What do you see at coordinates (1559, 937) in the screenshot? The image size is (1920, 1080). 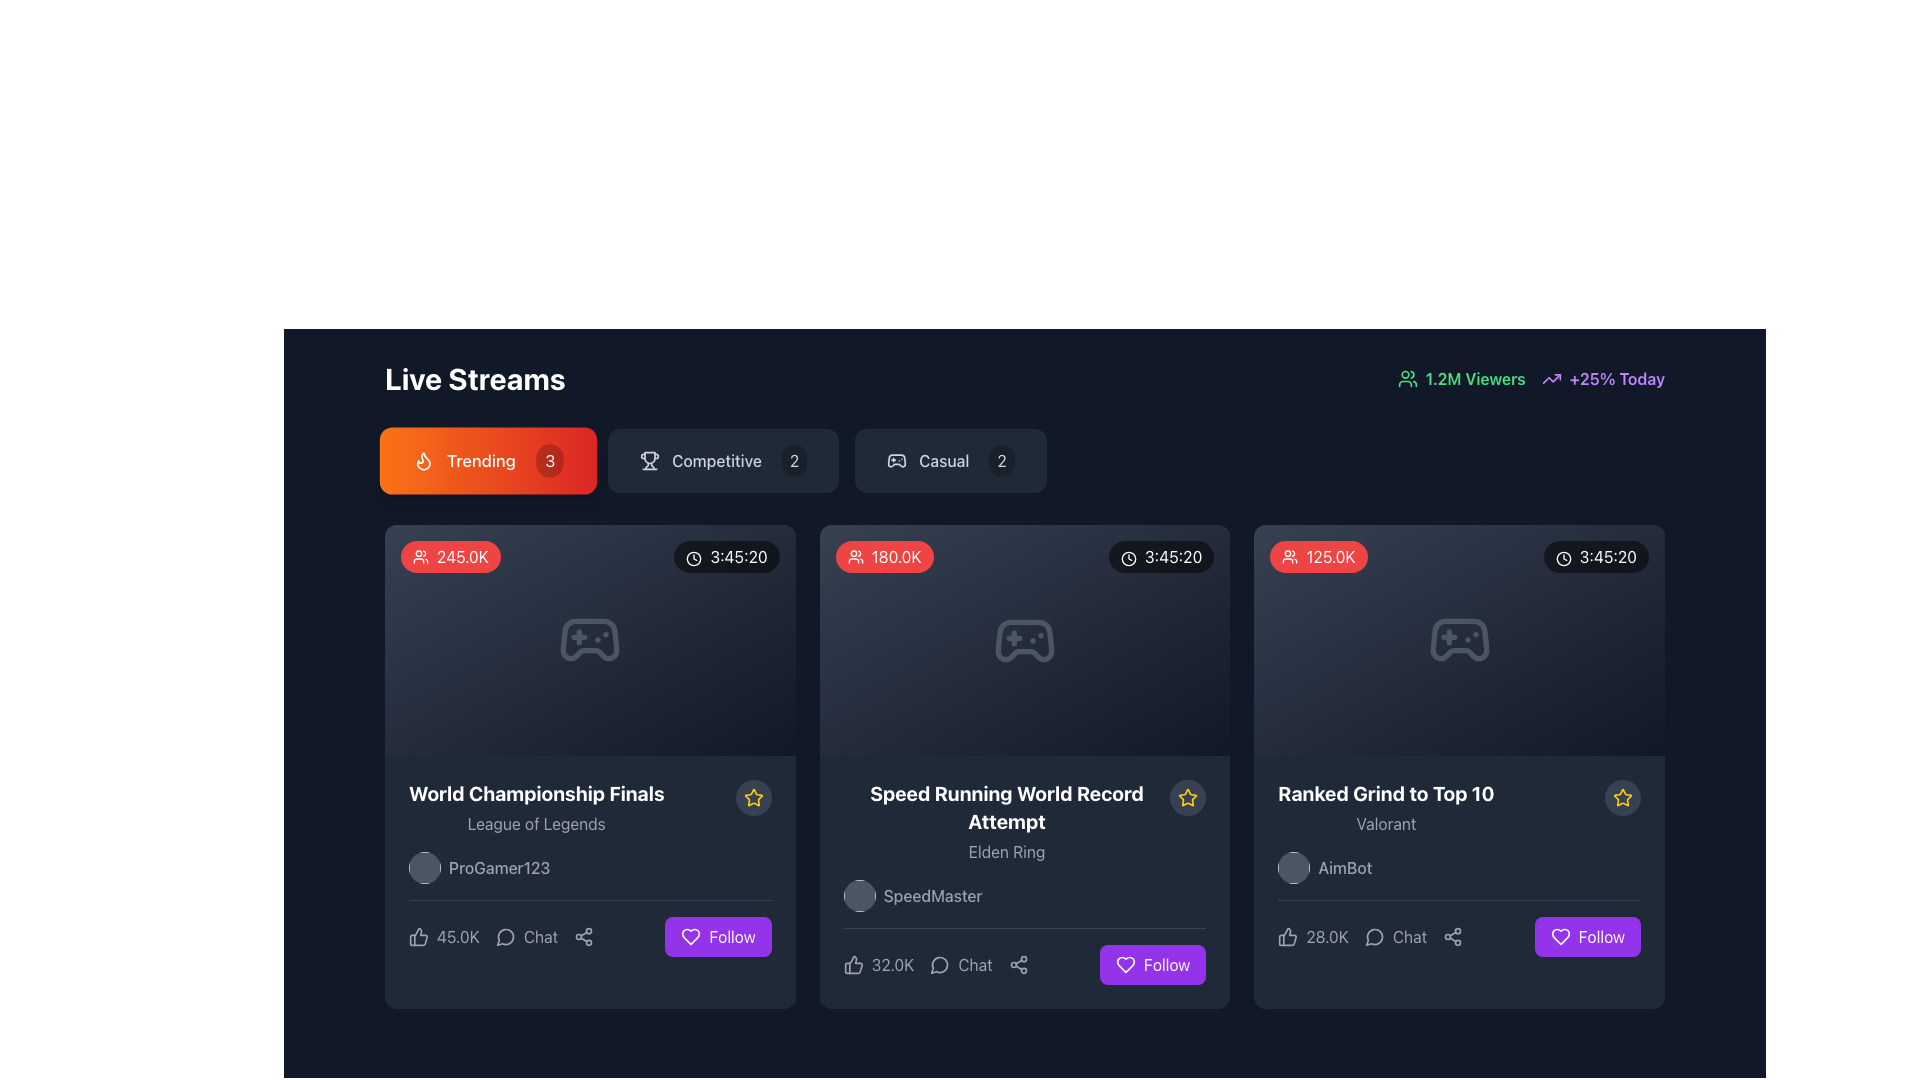 I see `the heart-shaped icon with a hollow center, styled with a thin purple stroke, located inside the purple 'Follow' button at the bottom-right corner of the 'Ranked Grind to Top 10' card` at bounding box center [1559, 937].